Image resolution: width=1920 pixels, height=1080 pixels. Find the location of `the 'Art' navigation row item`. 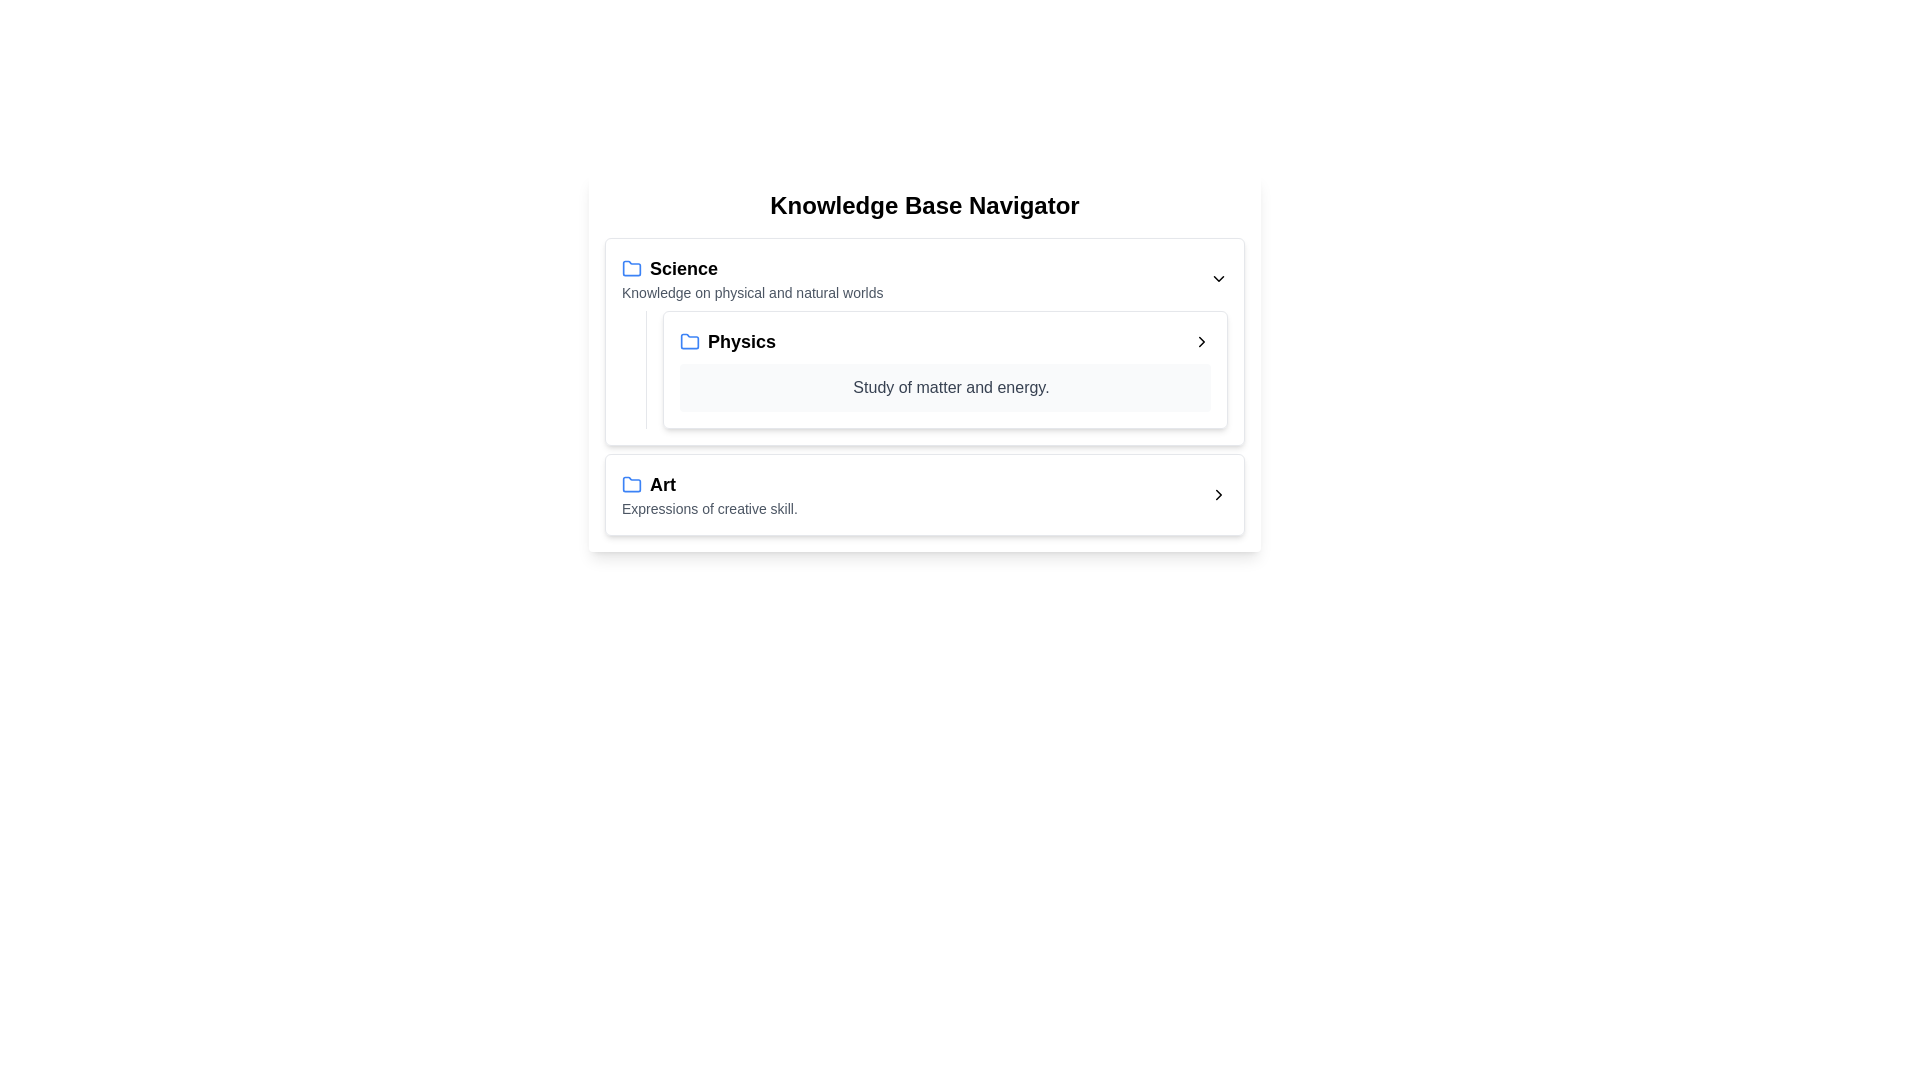

the 'Art' navigation row item is located at coordinates (924, 494).